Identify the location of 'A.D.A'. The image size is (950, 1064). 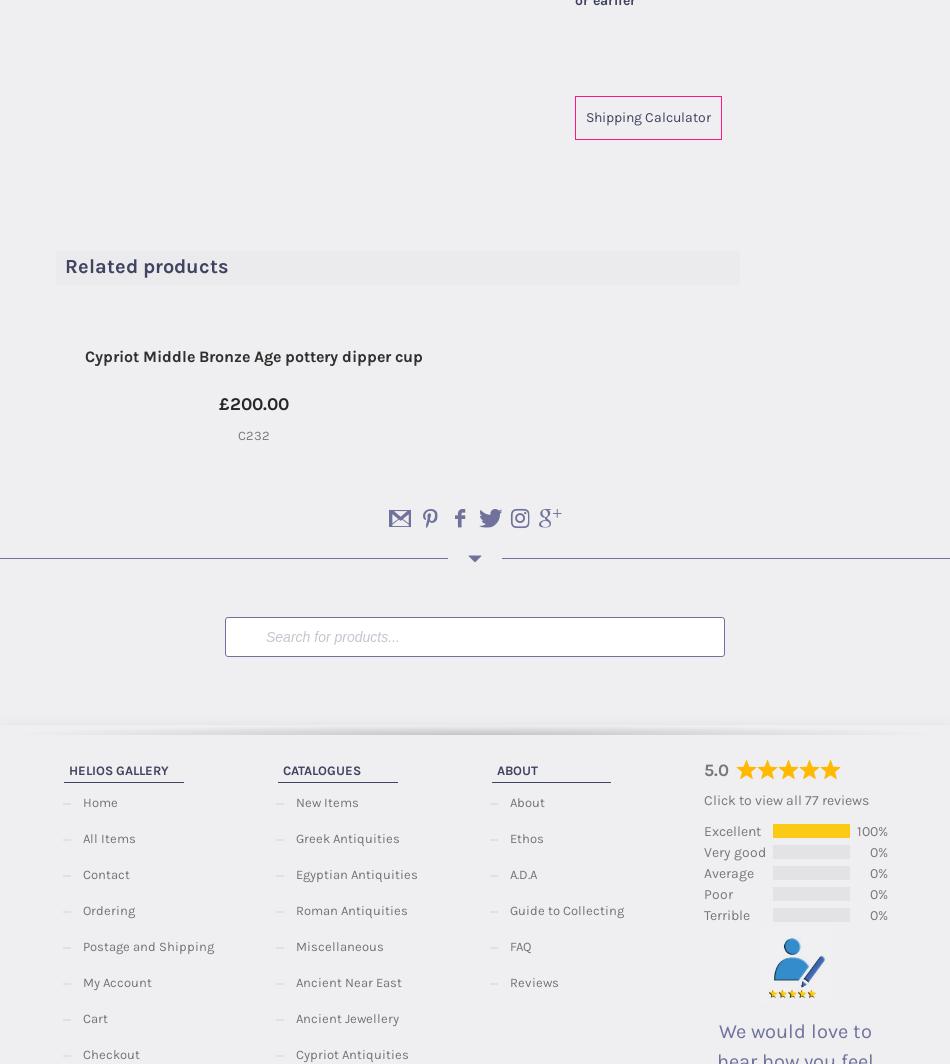
(523, 873).